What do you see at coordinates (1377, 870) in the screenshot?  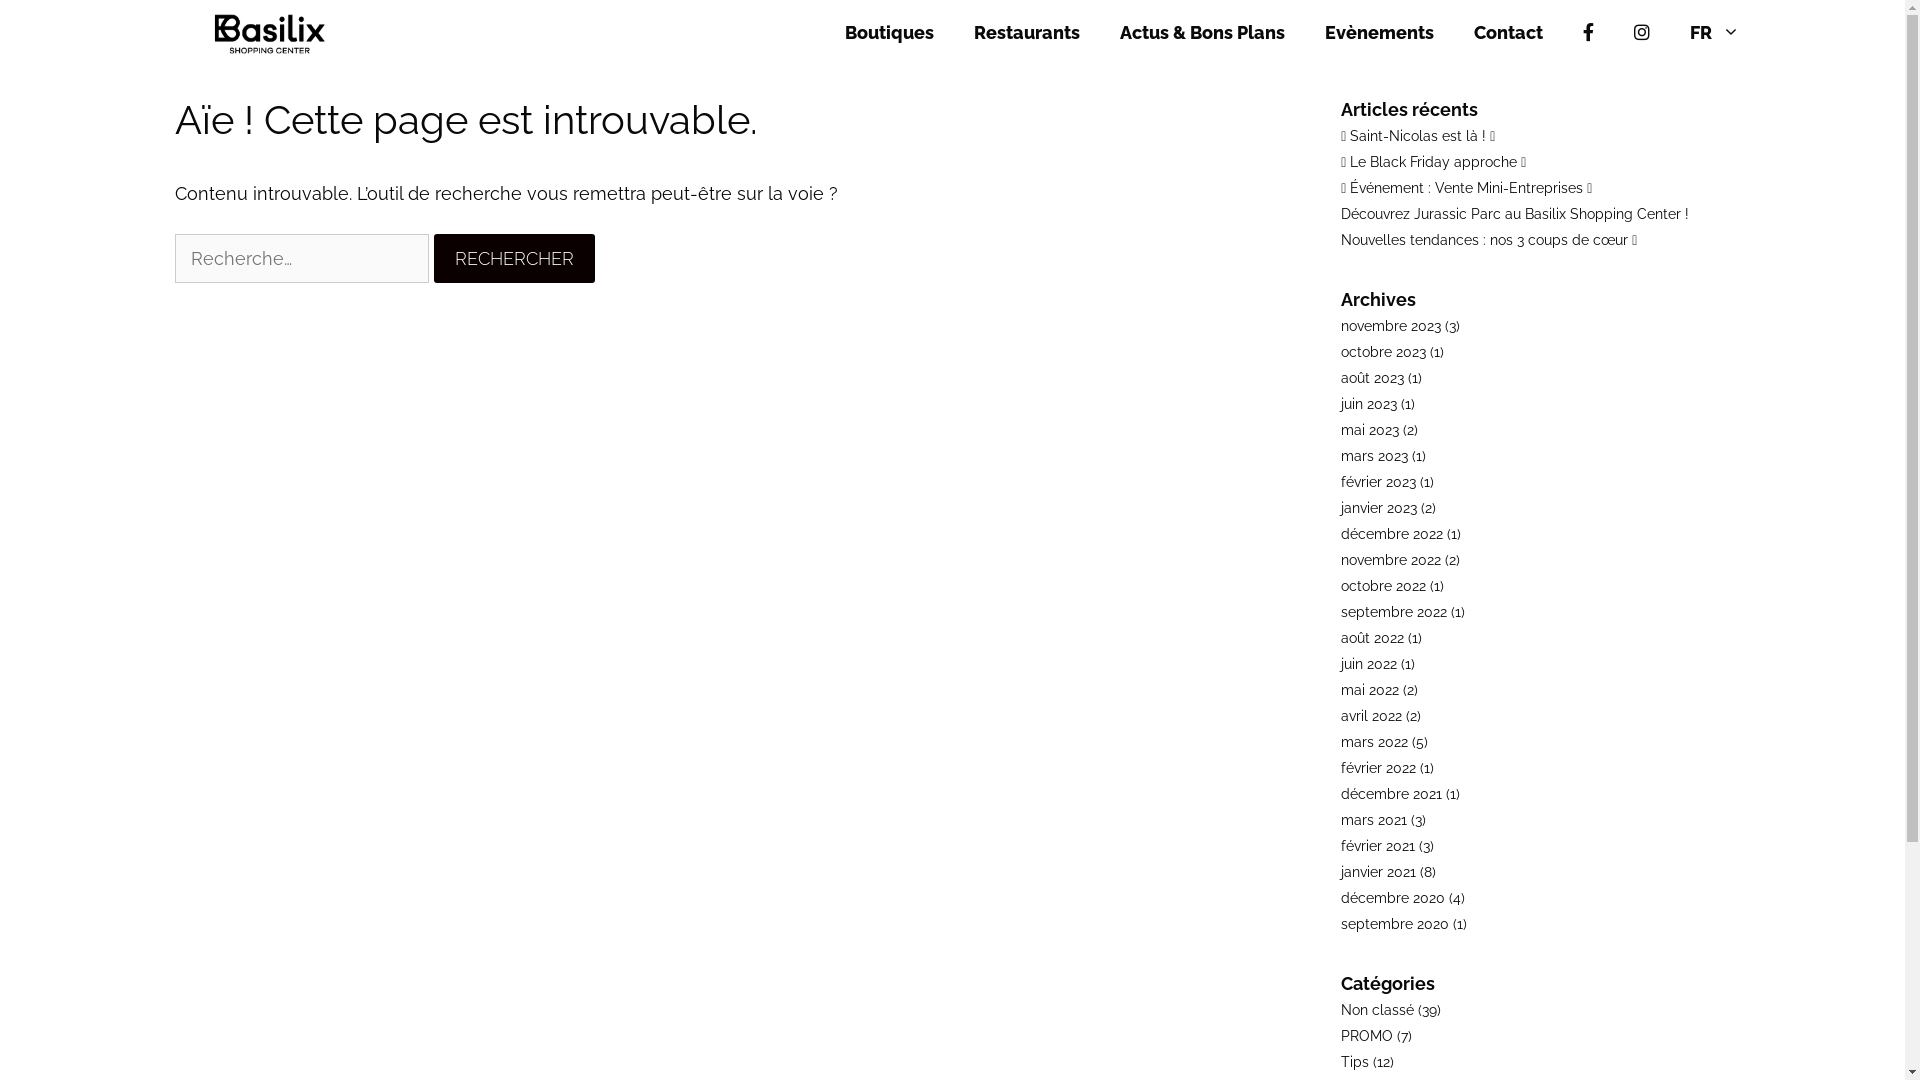 I see `'janvier 2021'` at bounding box center [1377, 870].